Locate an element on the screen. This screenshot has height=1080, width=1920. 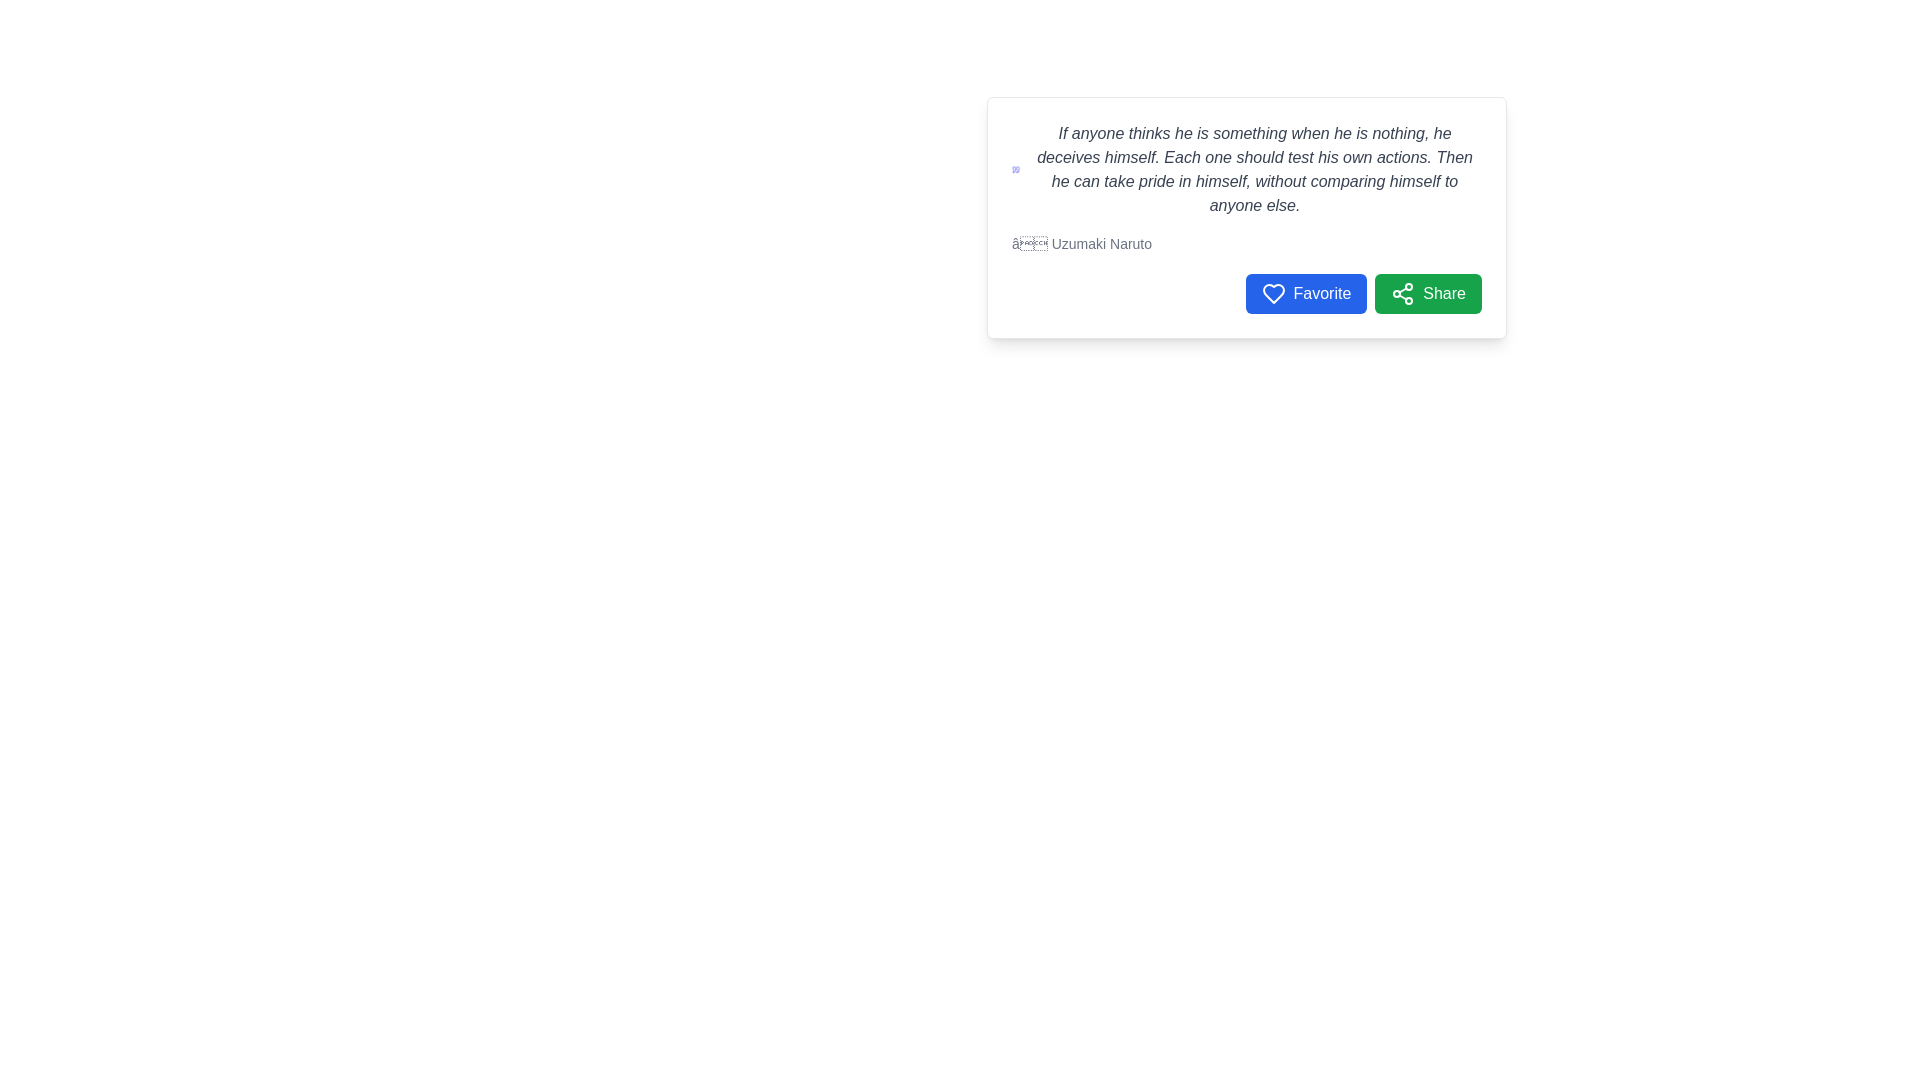
the 'Favorite' button, which is the leftmost button with a heart icon and blue background is located at coordinates (1306, 293).